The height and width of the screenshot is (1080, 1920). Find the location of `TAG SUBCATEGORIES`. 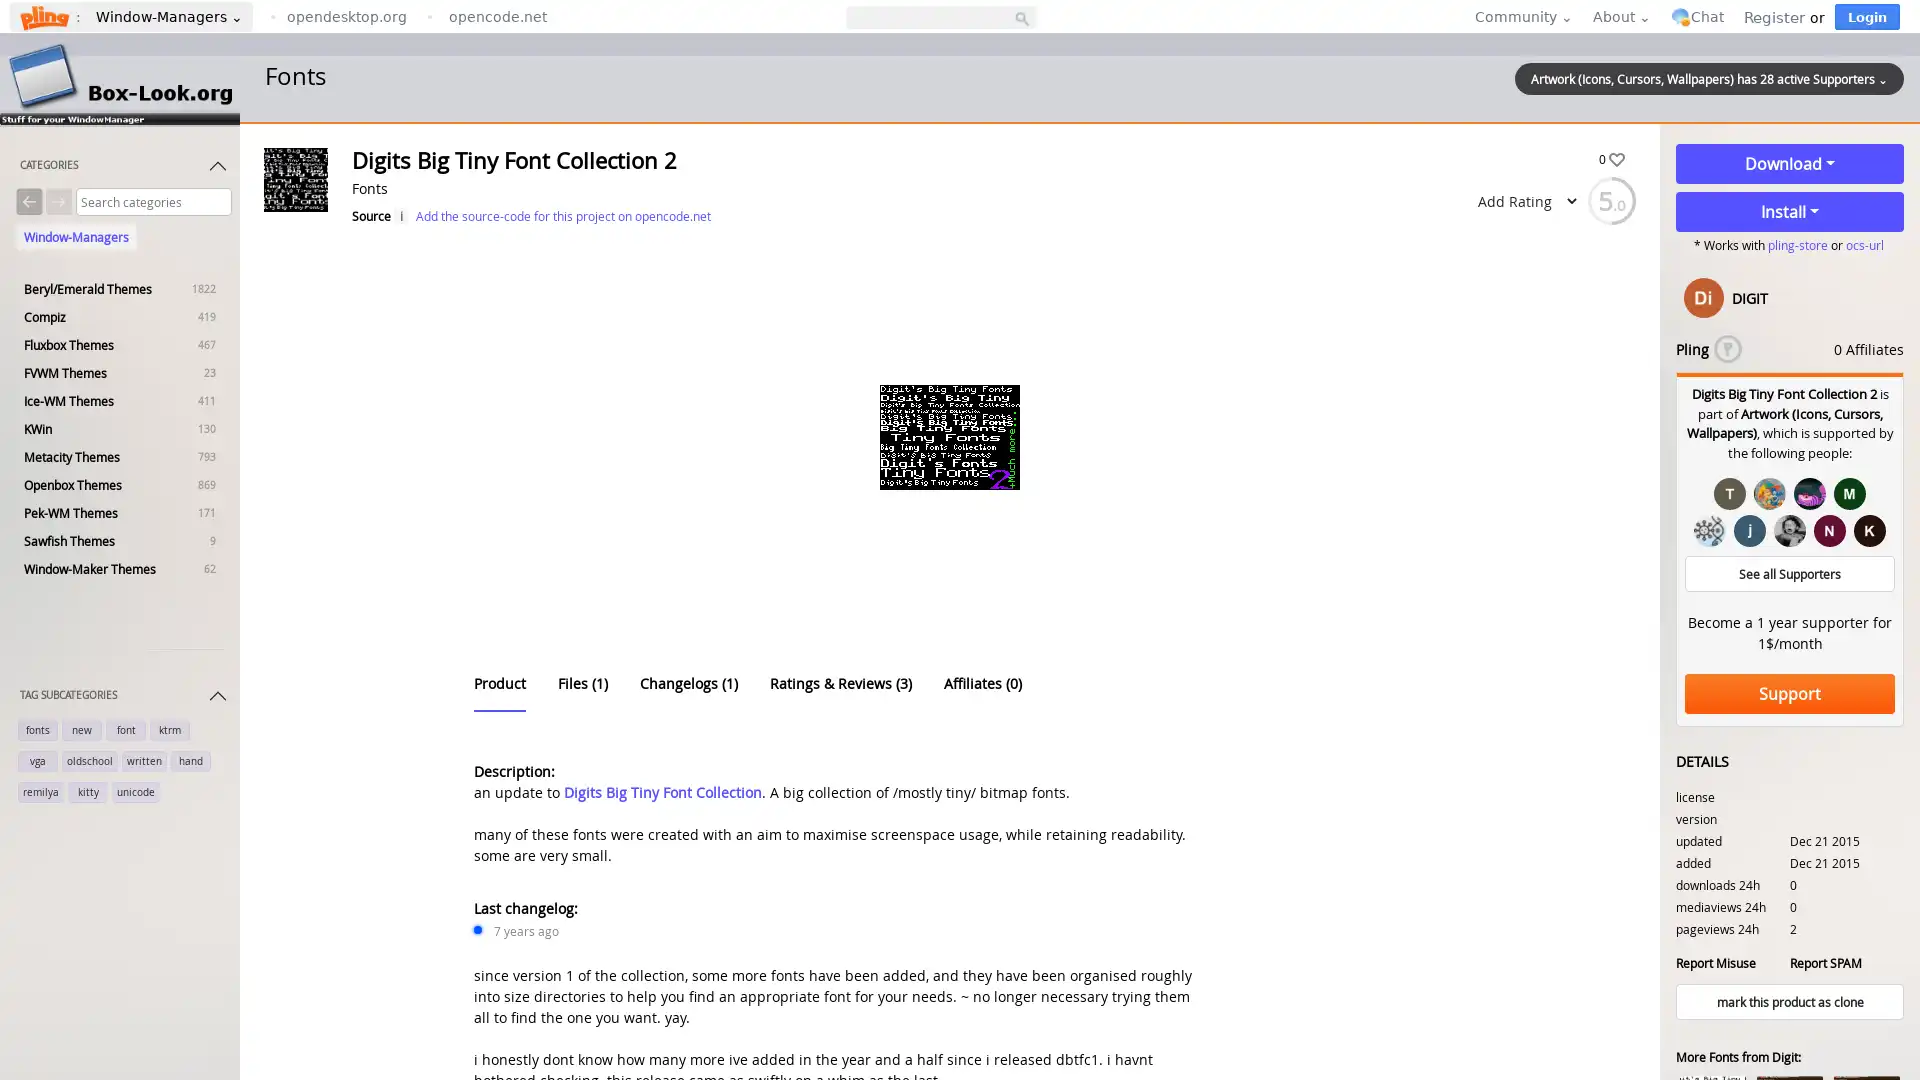

TAG SUBCATEGORIES is located at coordinates (123, 698).